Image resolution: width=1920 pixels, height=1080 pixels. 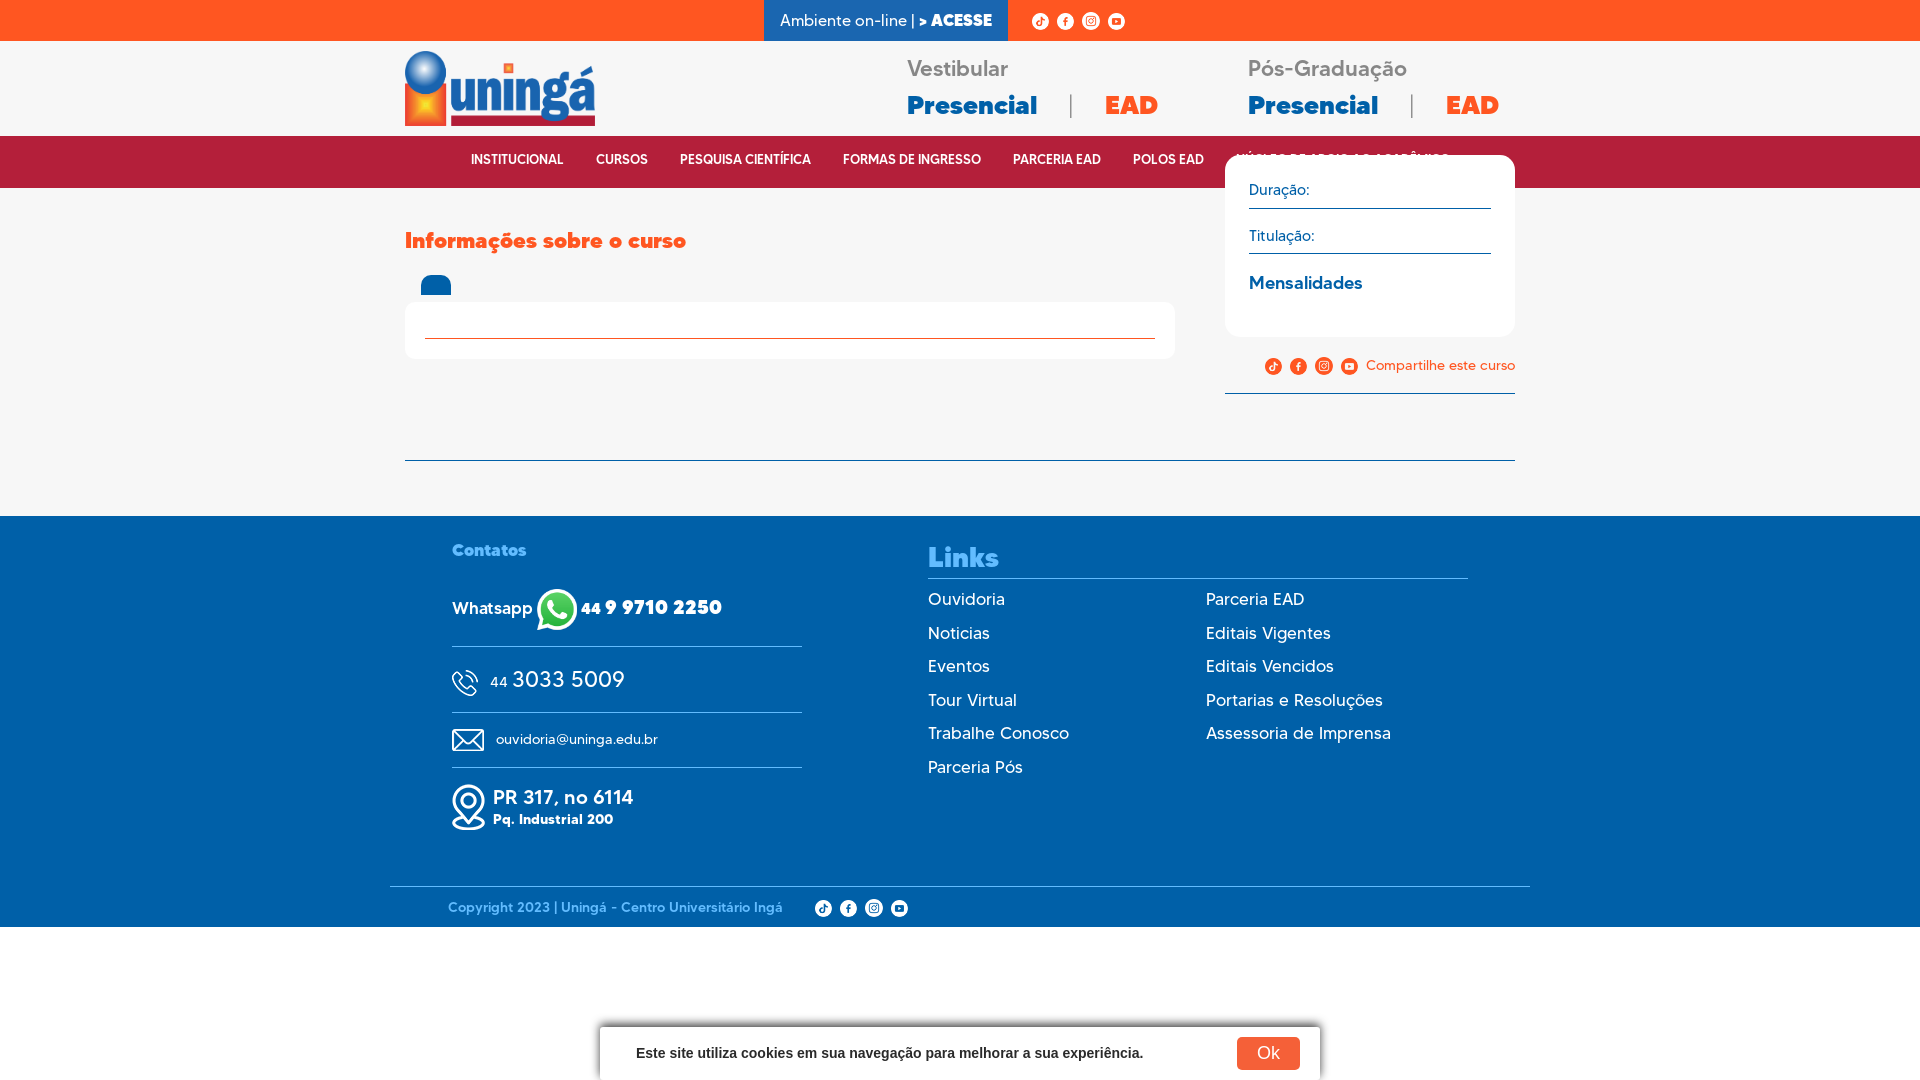 What do you see at coordinates (1131, 104) in the screenshot?
I see `'EAD'` at bounding box center [1131, 104].